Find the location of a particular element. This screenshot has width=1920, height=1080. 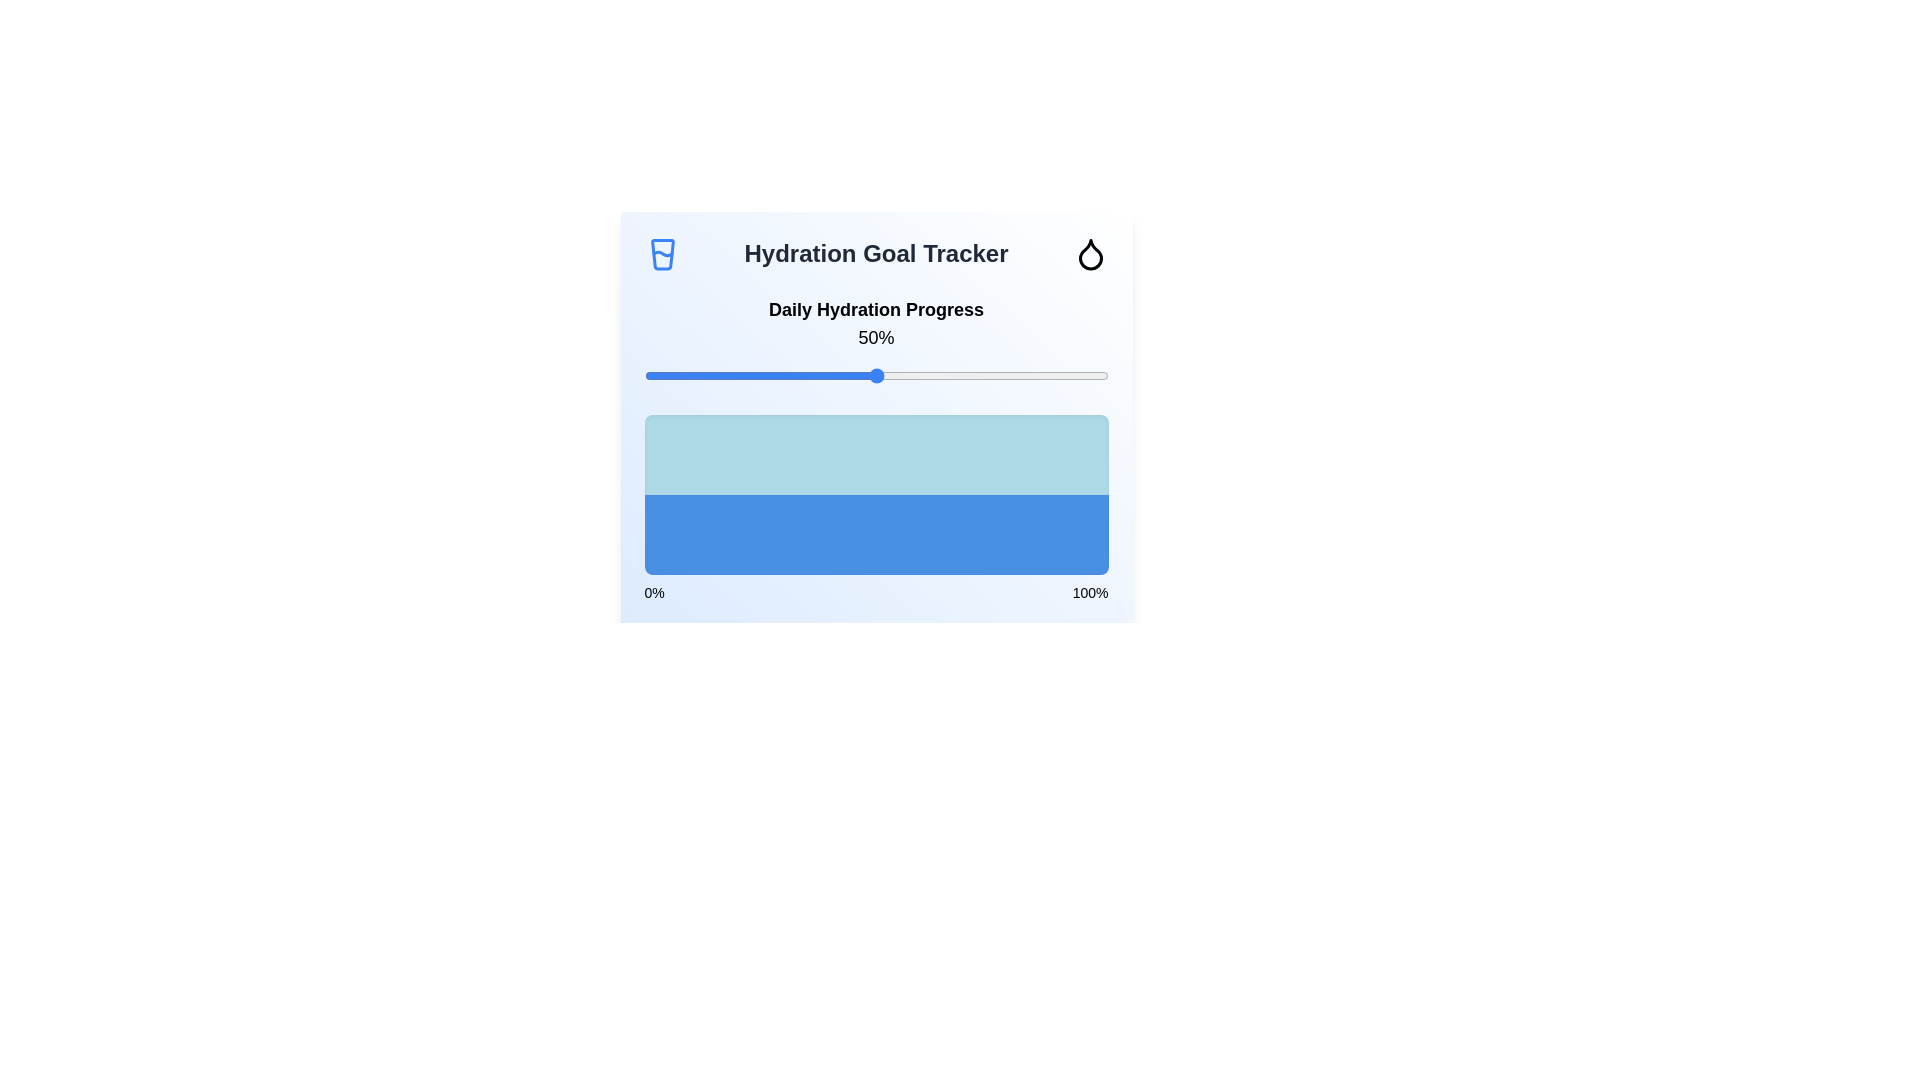

the hydration slider to 74% is located at coordinates (987, 375).